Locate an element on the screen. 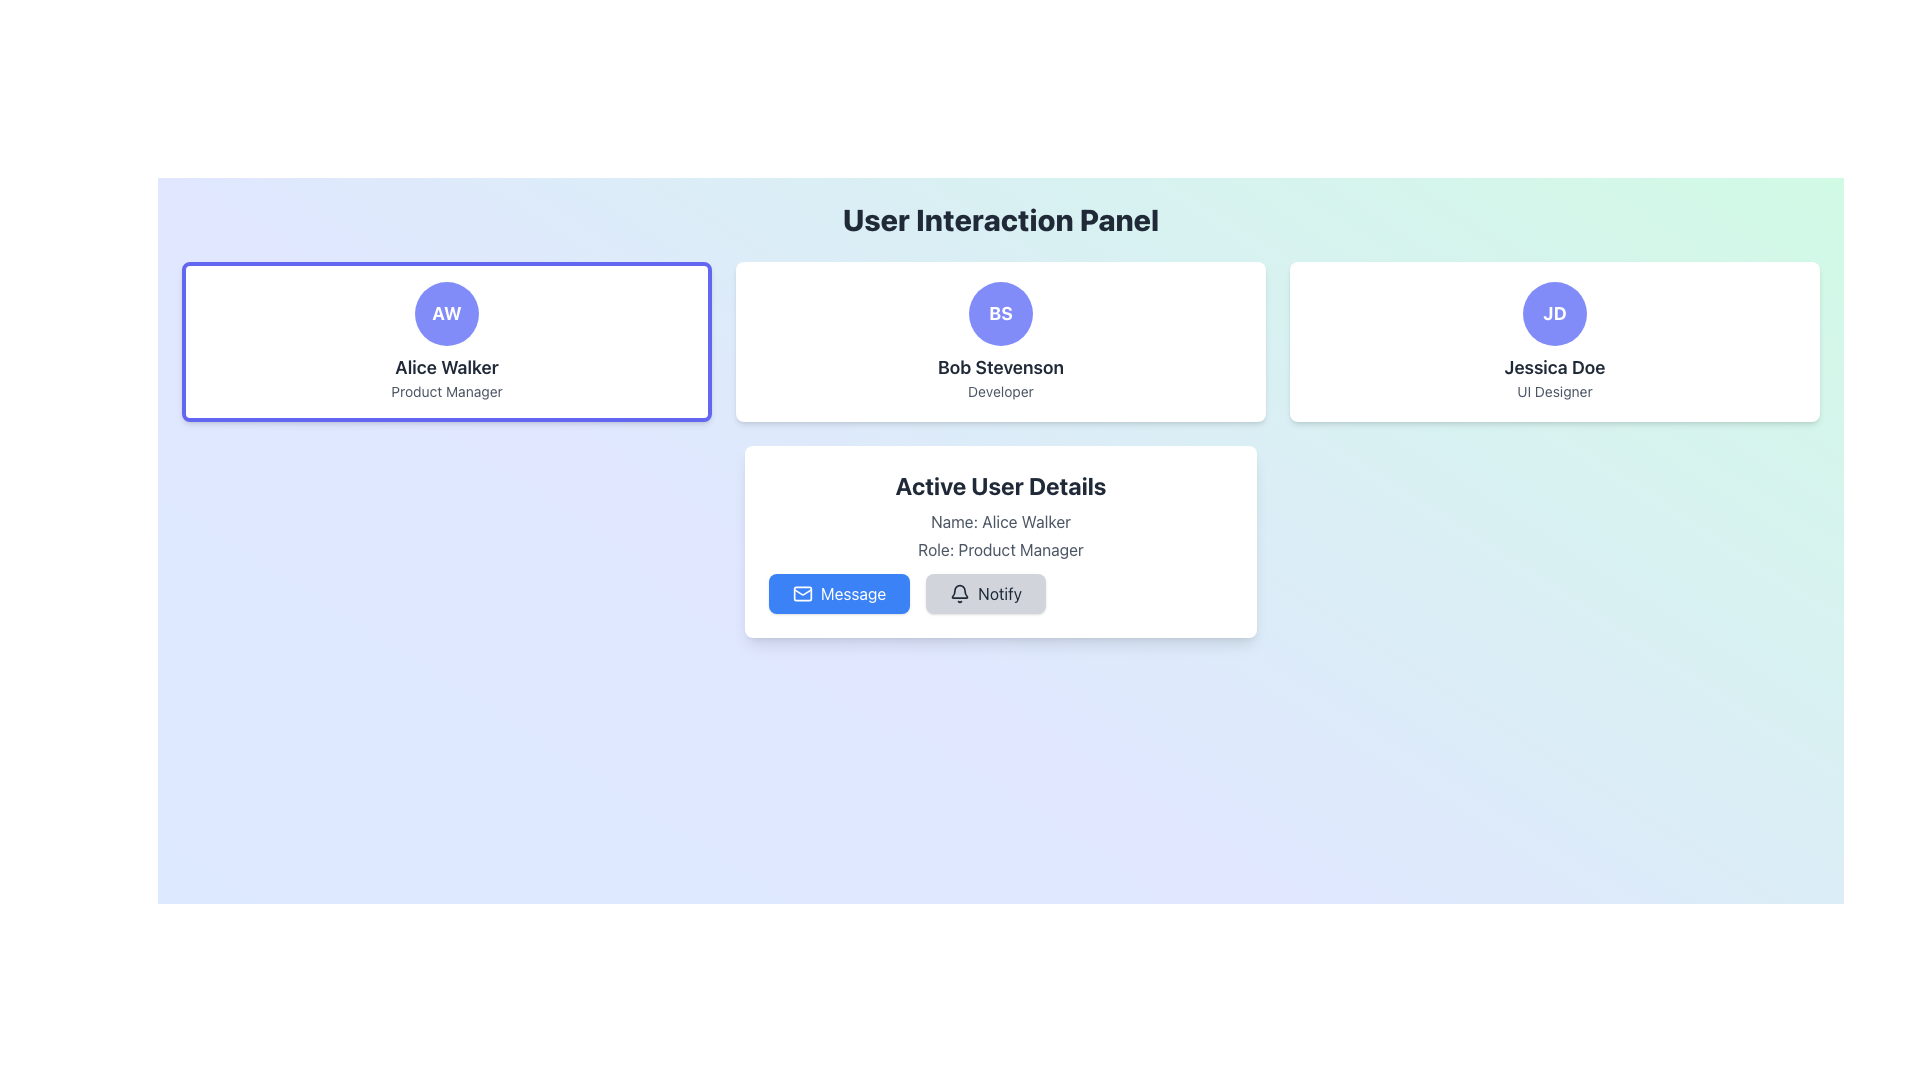  the Circular profile badge, a static visual element located at the top center of the user profile card for Alice Walker, which is styled with a white background and blue border is located at coordinates (445, 313).